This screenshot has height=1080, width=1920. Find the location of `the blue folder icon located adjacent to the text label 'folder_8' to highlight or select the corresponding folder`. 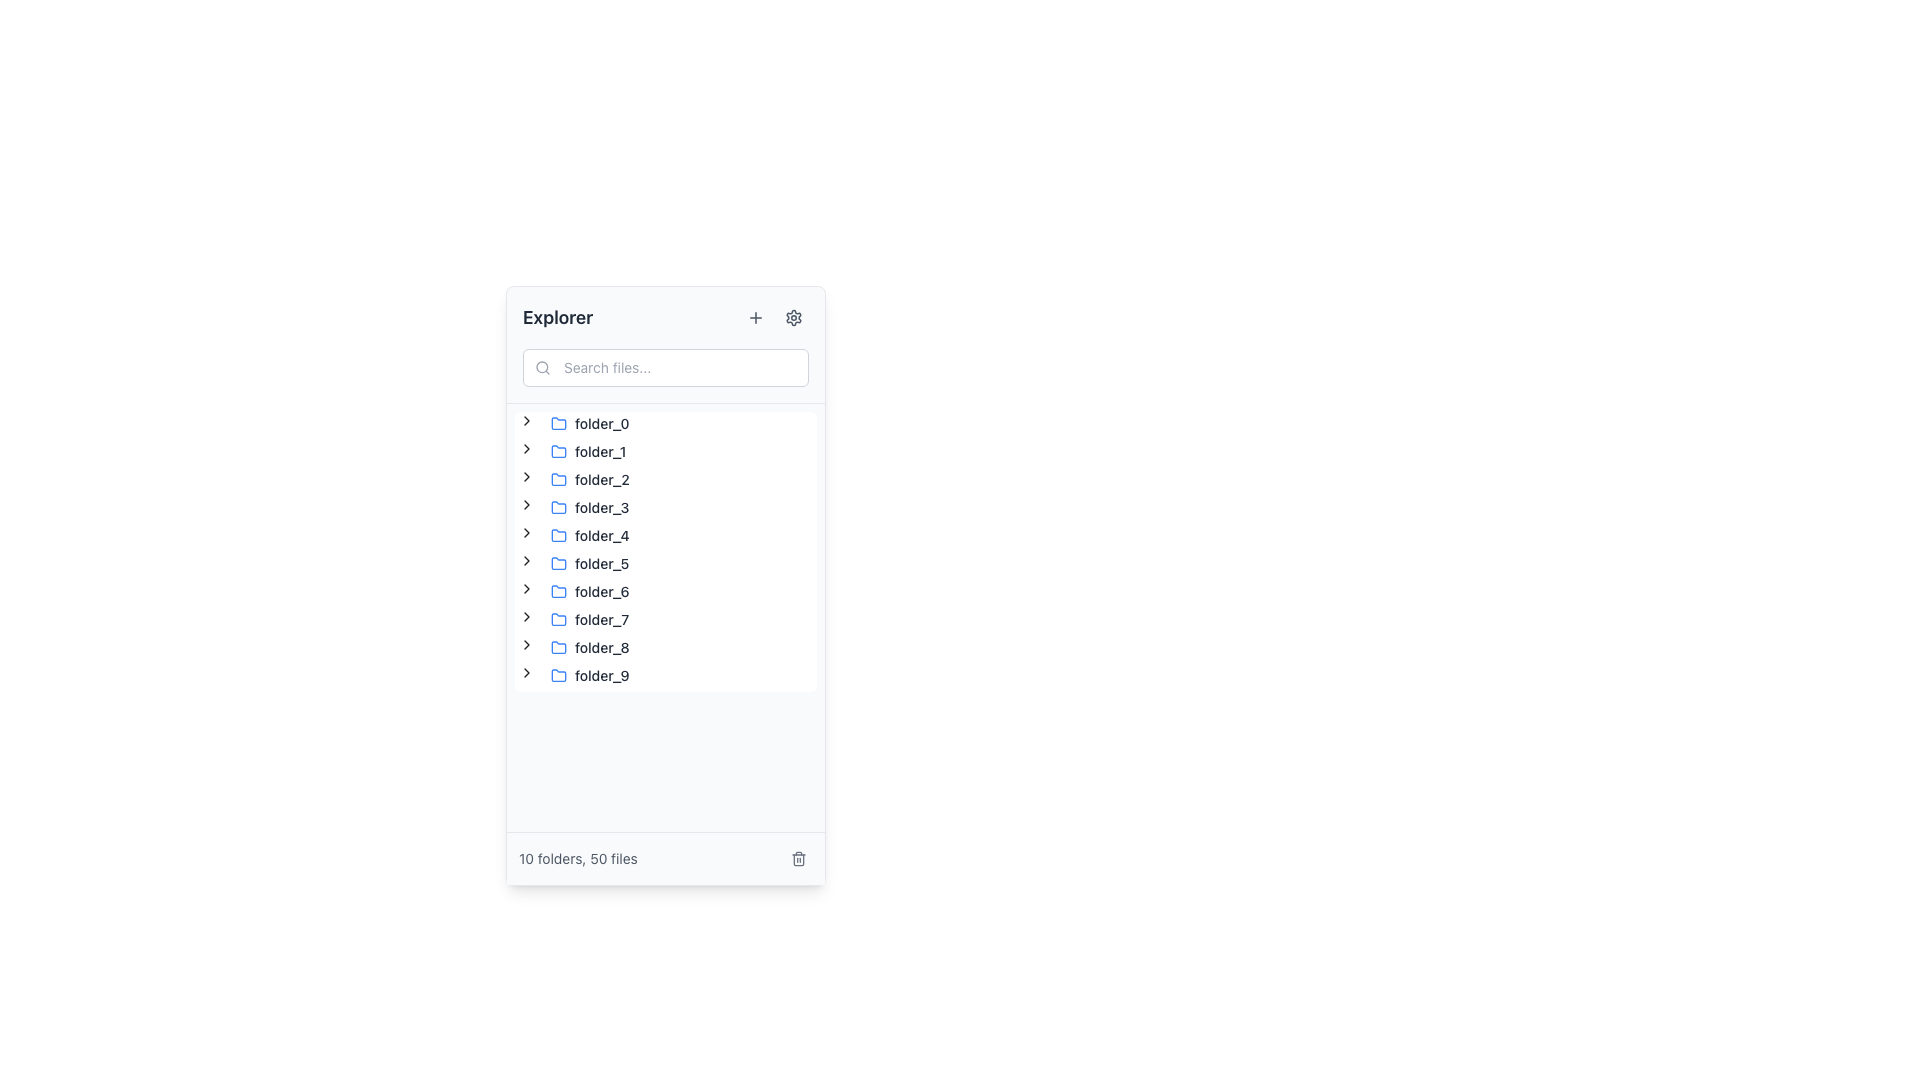

the blue folder icon located adjacent to the text label 'folder_8' to highlight or select the corresponding folder is located at coordinates (558, 648).